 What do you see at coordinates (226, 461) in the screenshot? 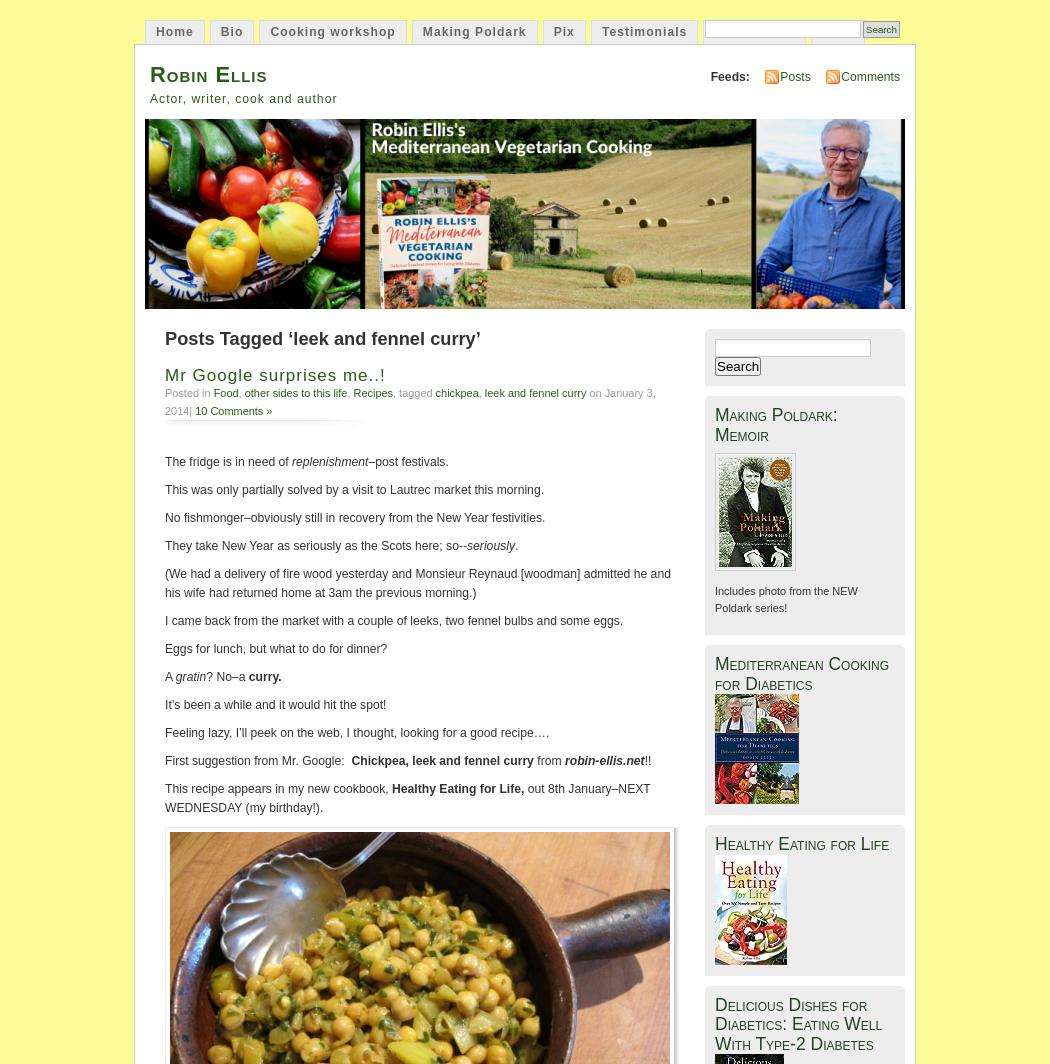
I see `'The fridge is in need of'` at bounding box center [226, 461].